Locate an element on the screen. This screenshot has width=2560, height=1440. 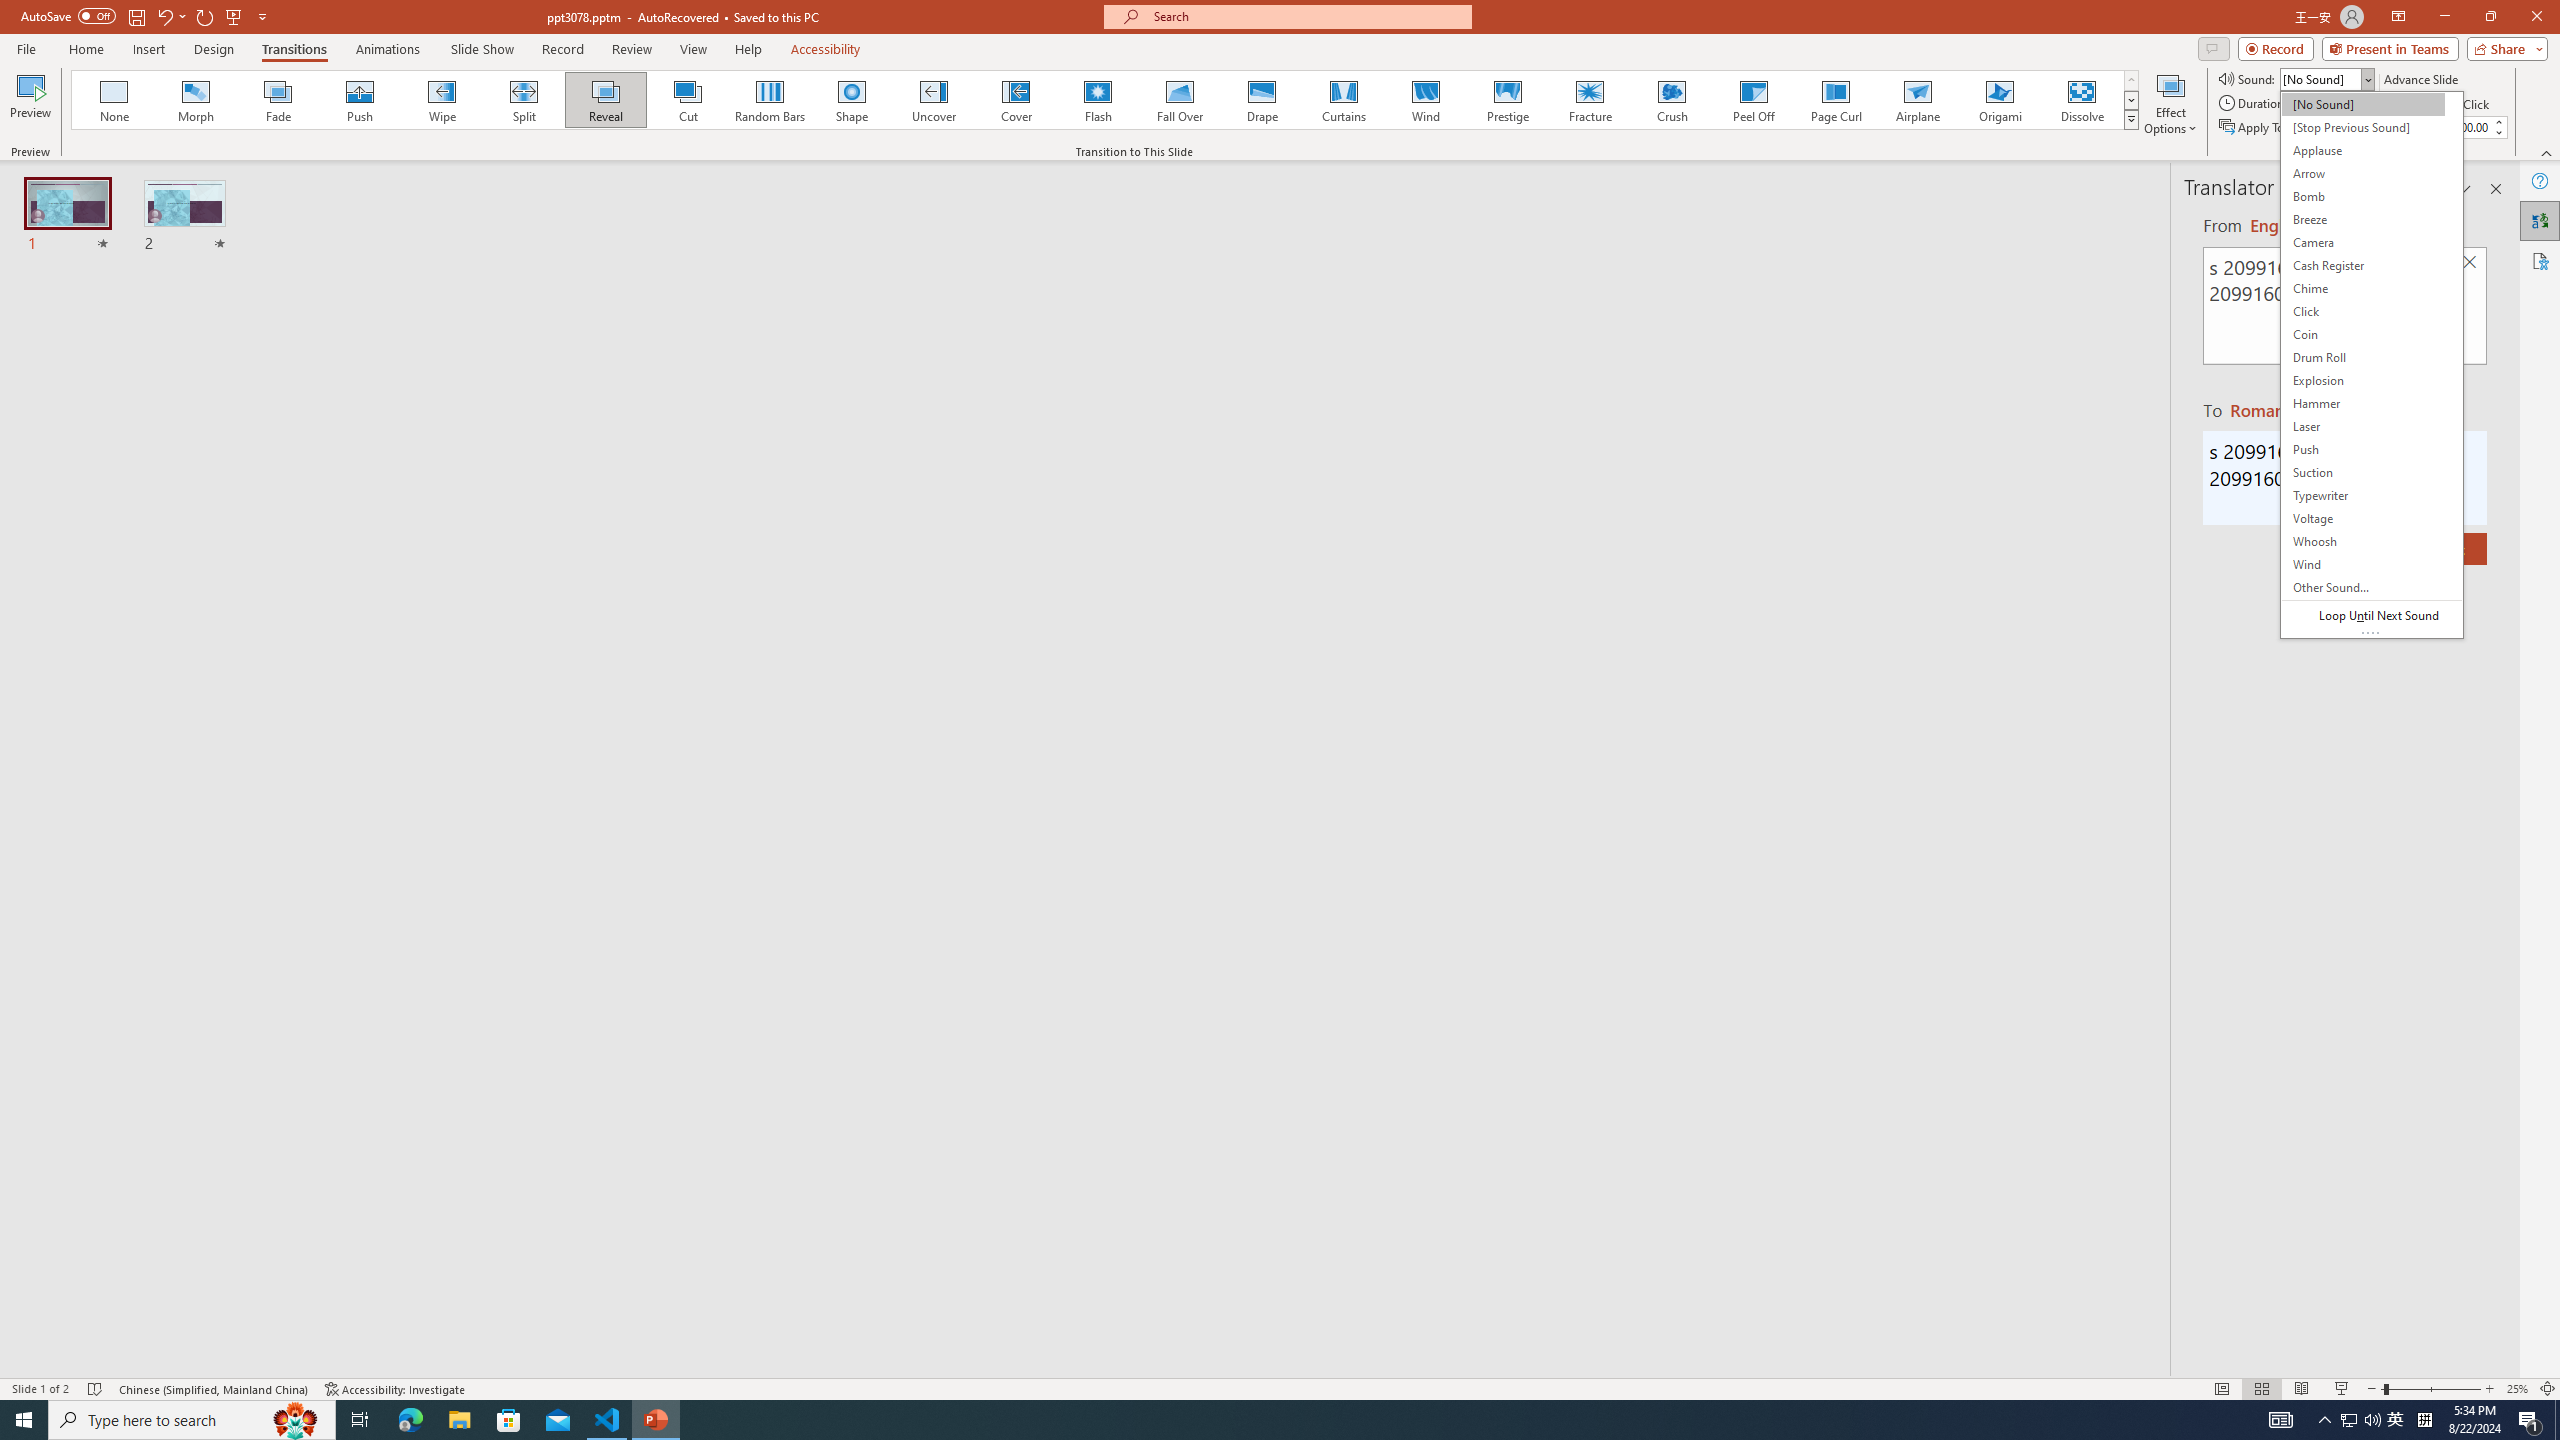
'Fall Over' is located at coordinates (1179, 99).